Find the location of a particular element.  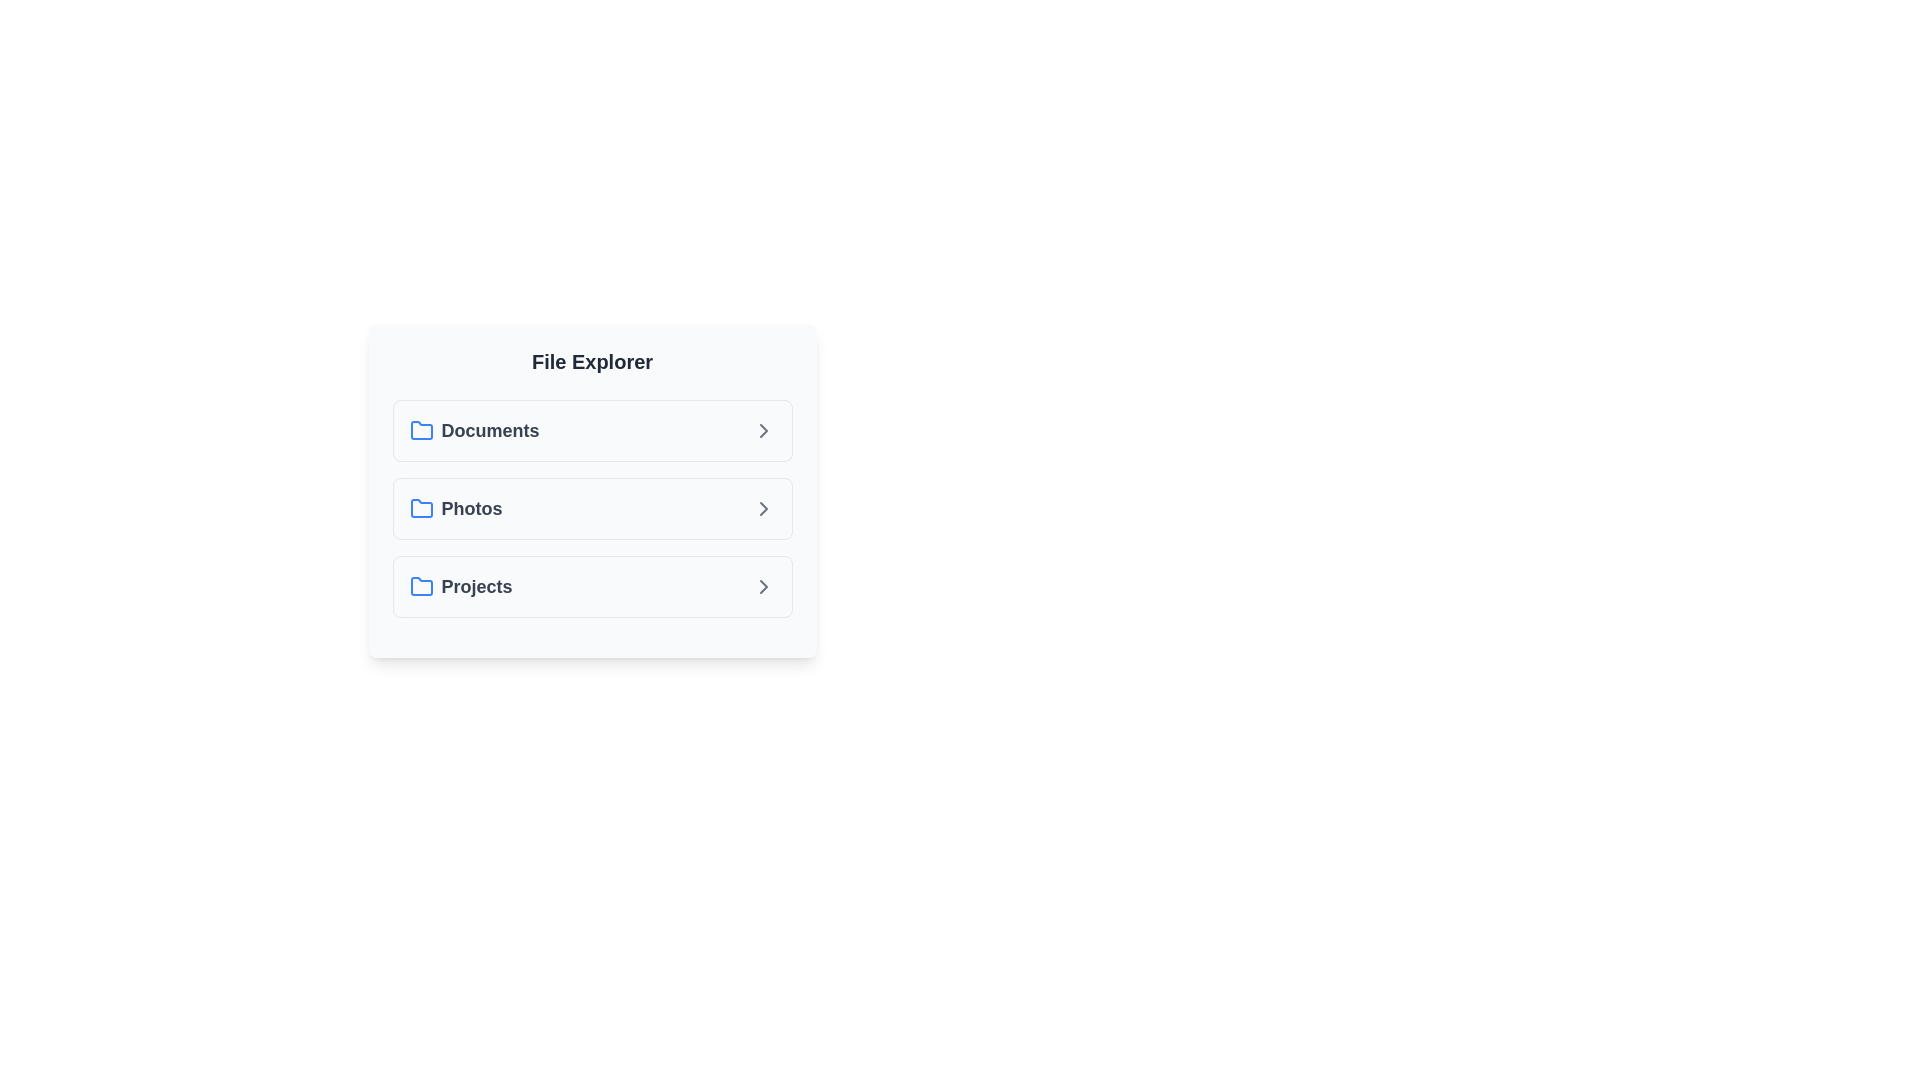

the folder icon next to Projects is located at coordinates (420, 585).